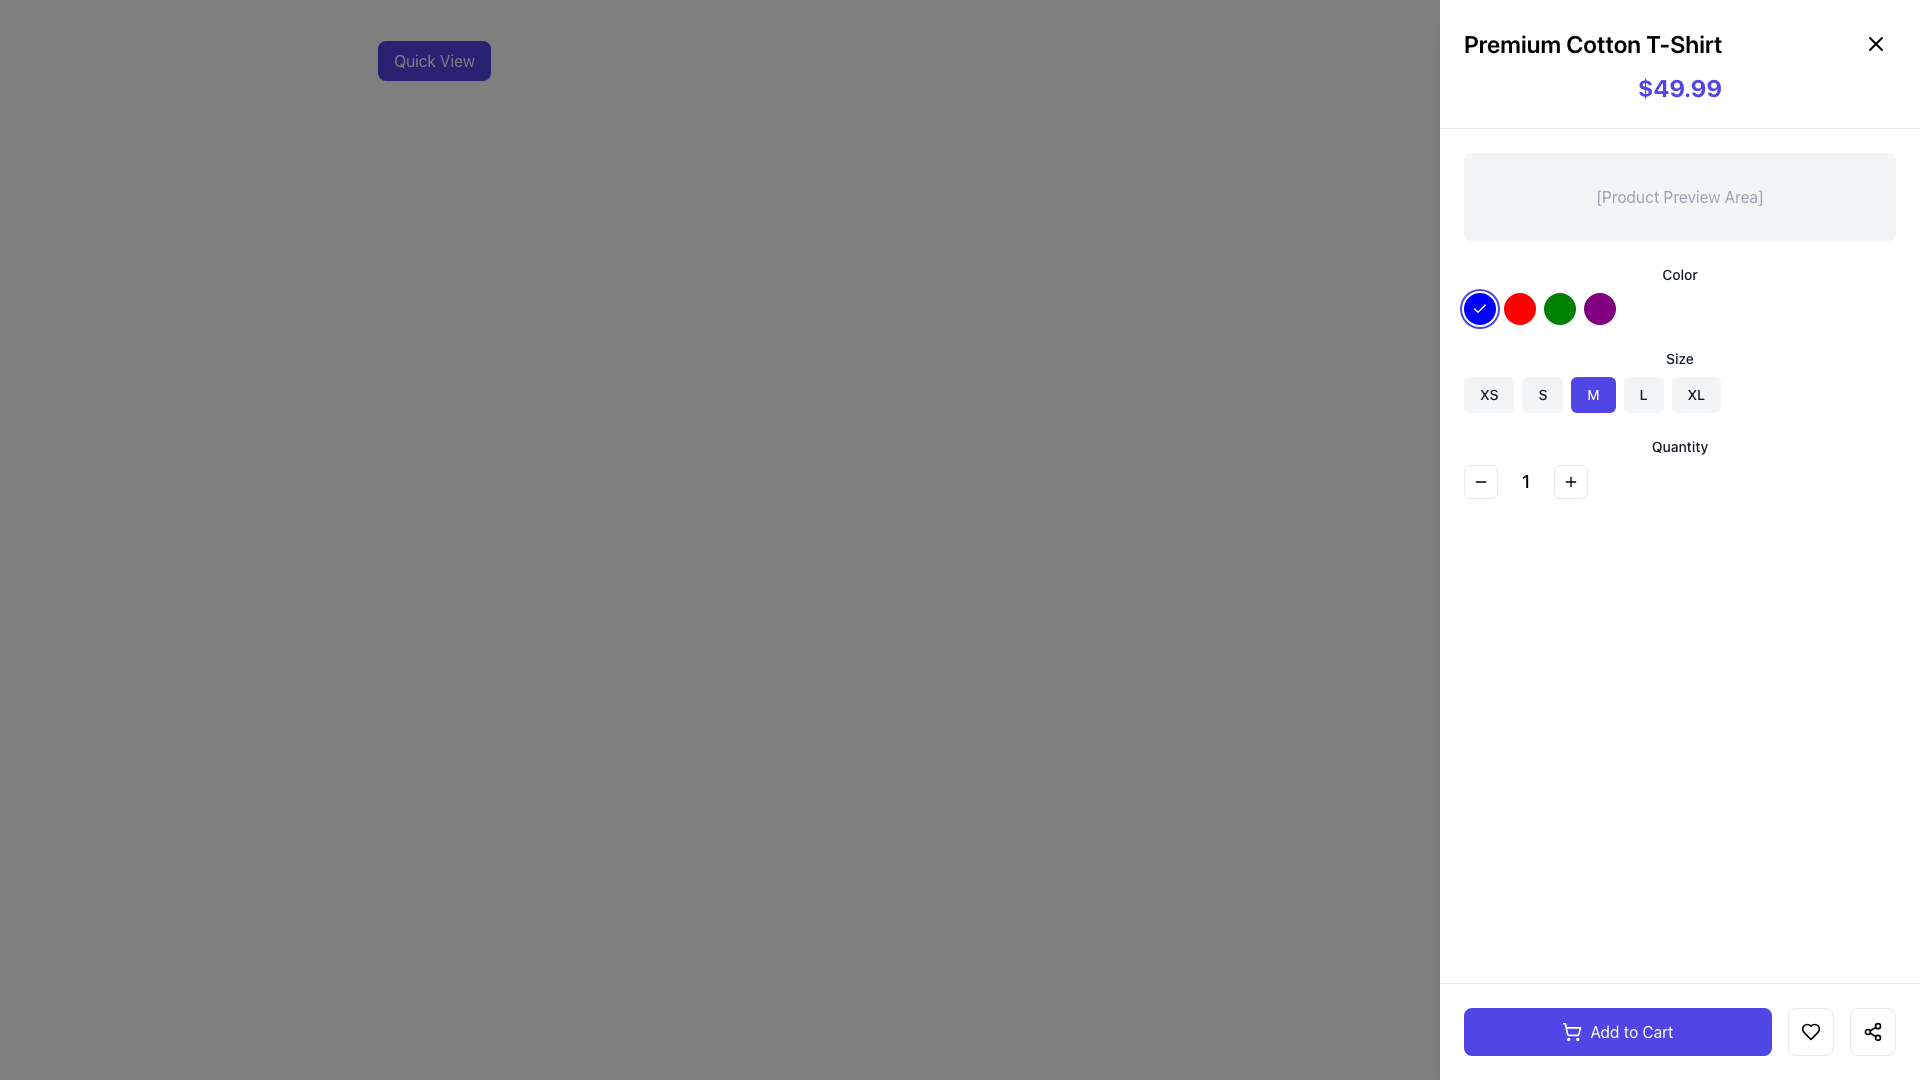 Image resolution: width=1920 pixels, height=1080 pixels. What do you see at coordinates (1569, 482) in the screenshot?
I see `the third button in the row for quantity adjustment, which allows users to increase the quantity of the selected item by one` at bounding box center [1569, 482].